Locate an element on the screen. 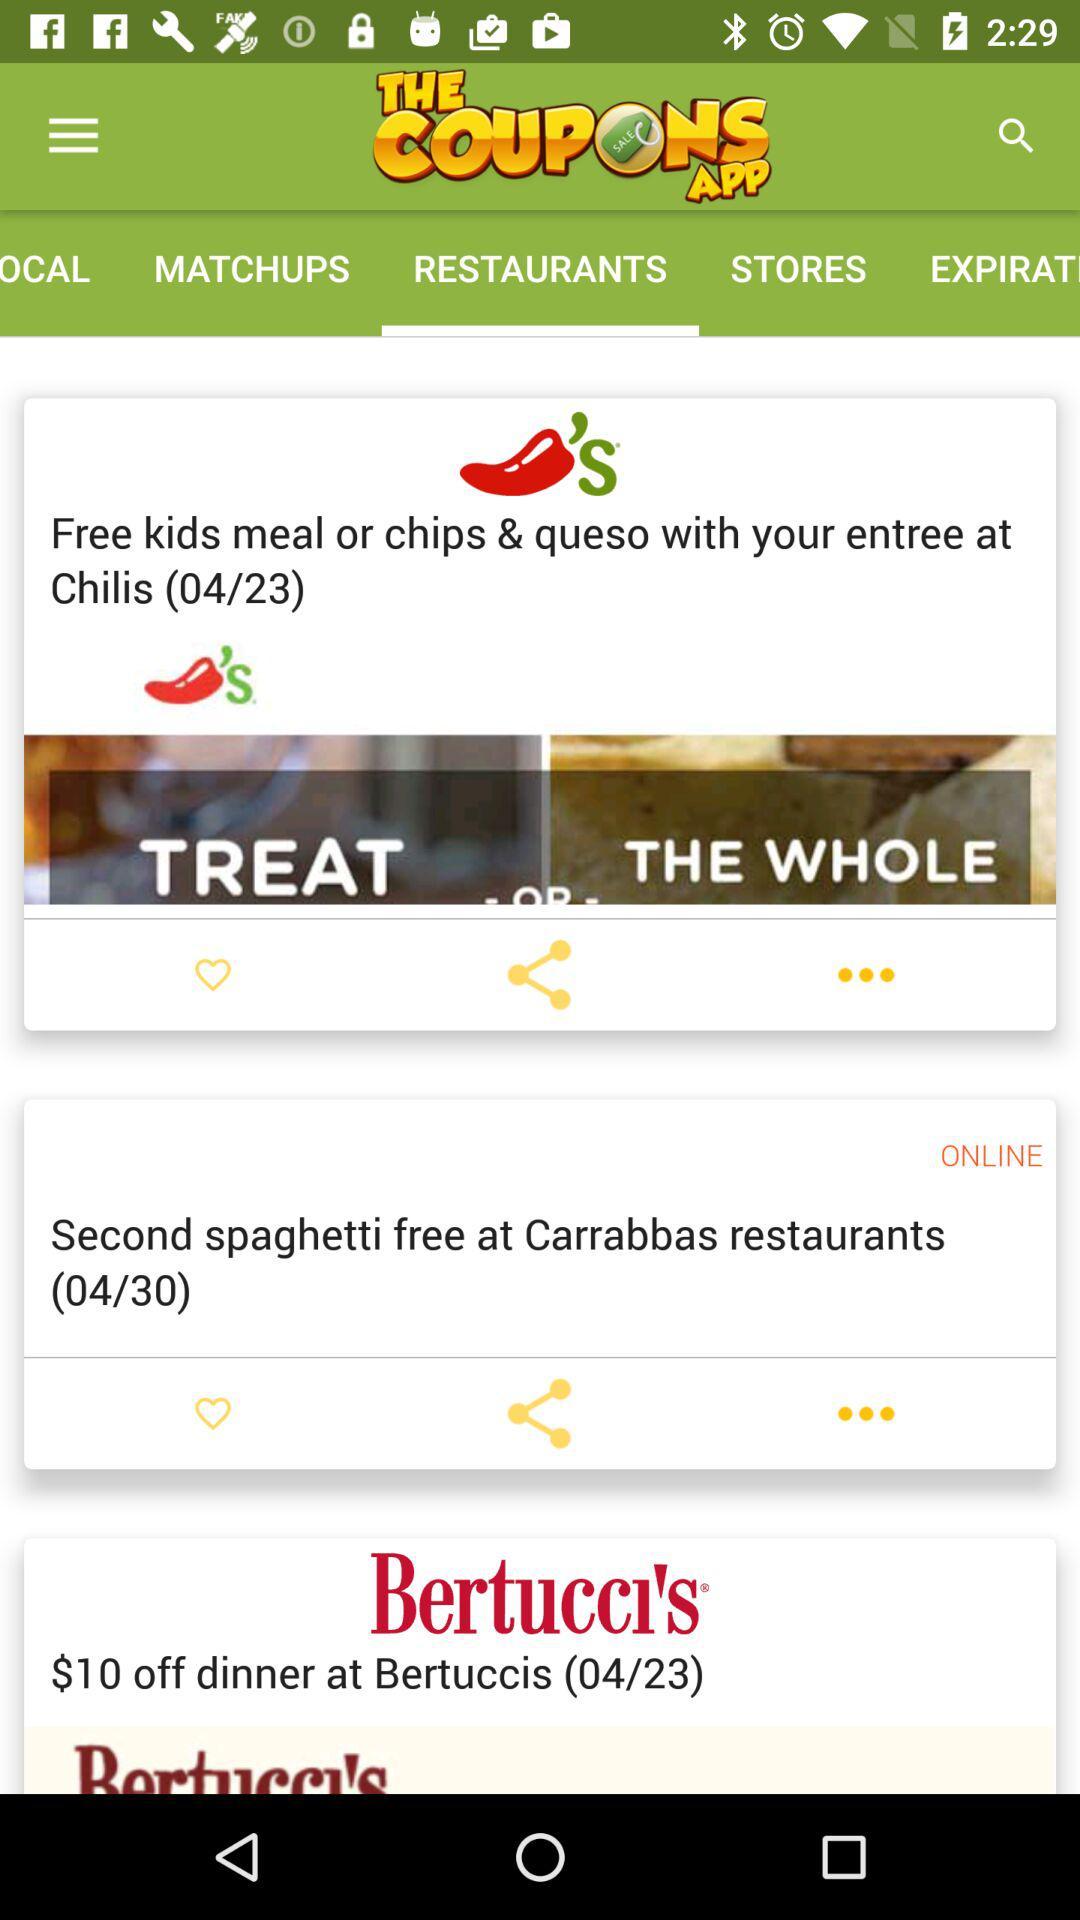 The width and height of the screenshot is (1080, 1920). to favorites is located at coordinates (212, 1412).